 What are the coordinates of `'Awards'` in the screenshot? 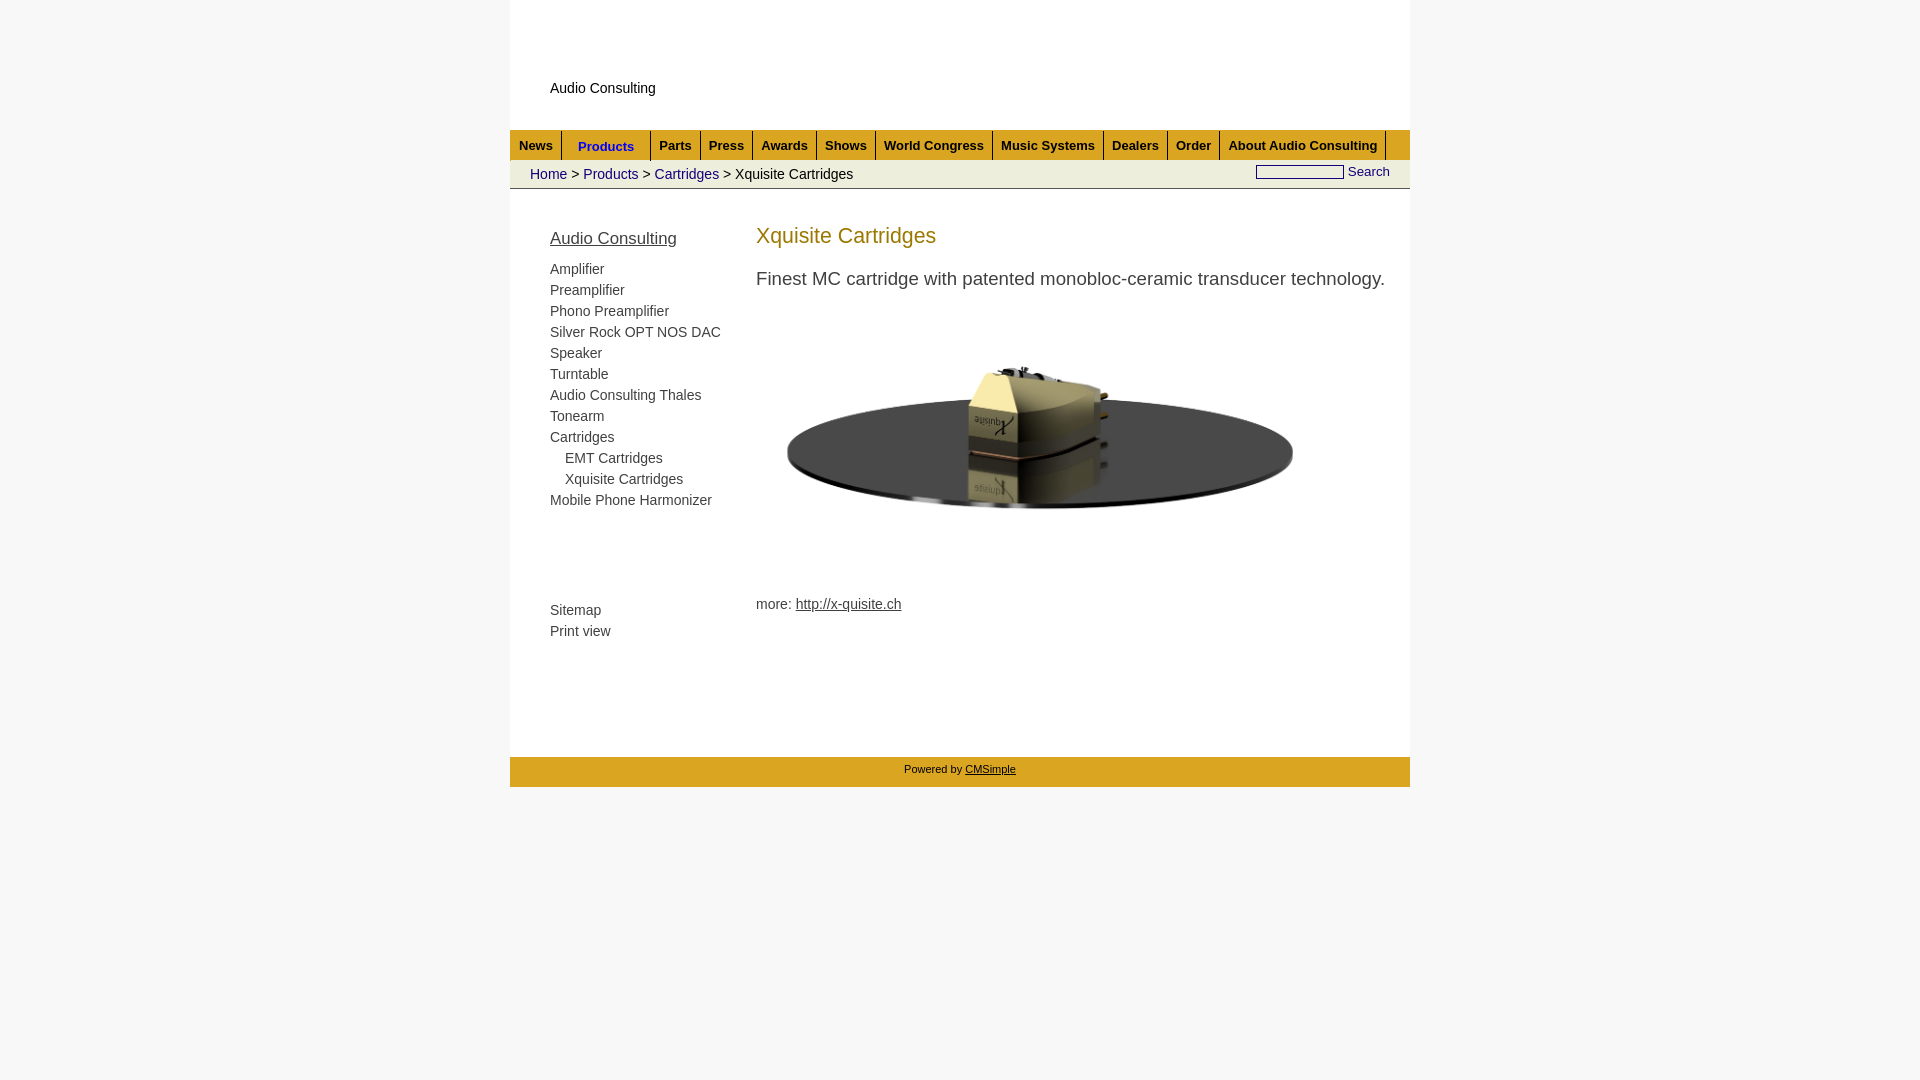 It's located at (783, 144).